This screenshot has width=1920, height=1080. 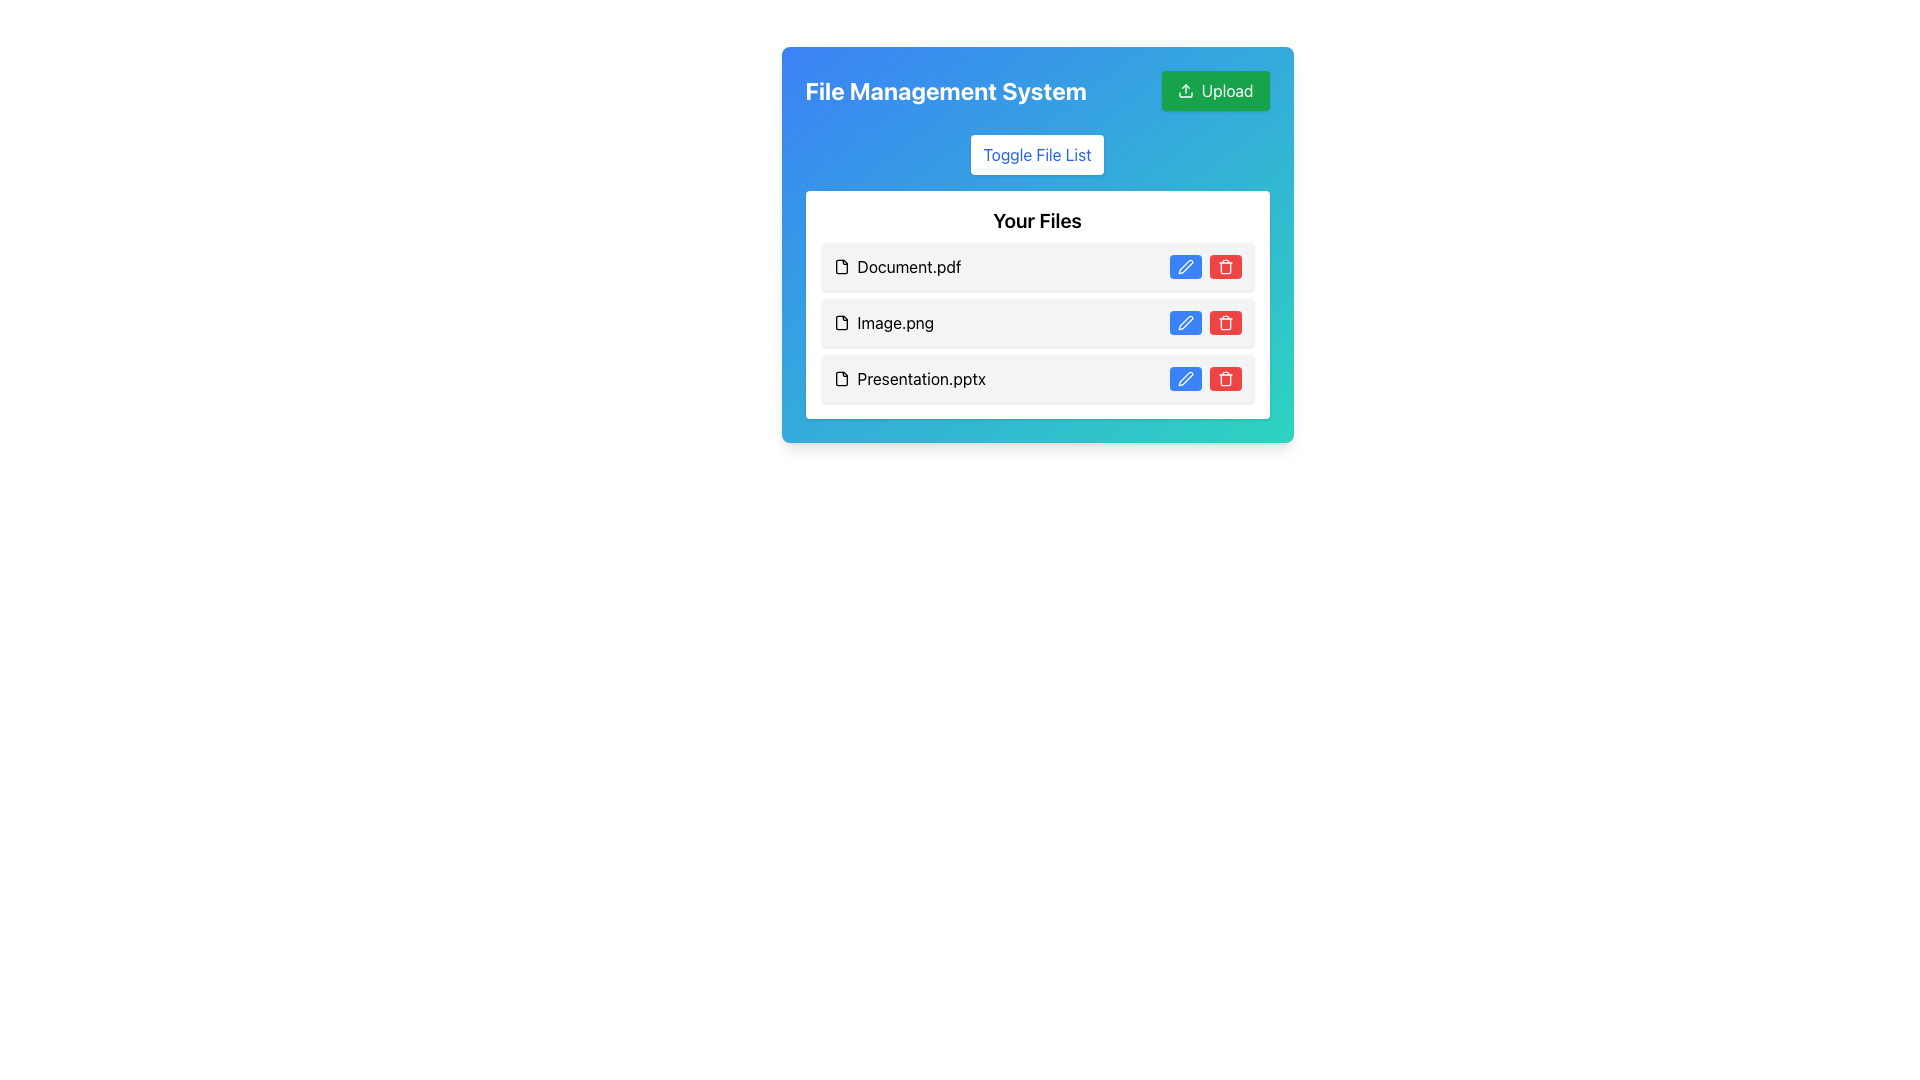 What do you see at coordinates (1224, 378) in the screenshot?
I see `the delete button located in the third row of the 'Your Files' section, which is positioned to the right of the blue pencil icon, to observe visual feedback` at bounding box center [1224, 378].